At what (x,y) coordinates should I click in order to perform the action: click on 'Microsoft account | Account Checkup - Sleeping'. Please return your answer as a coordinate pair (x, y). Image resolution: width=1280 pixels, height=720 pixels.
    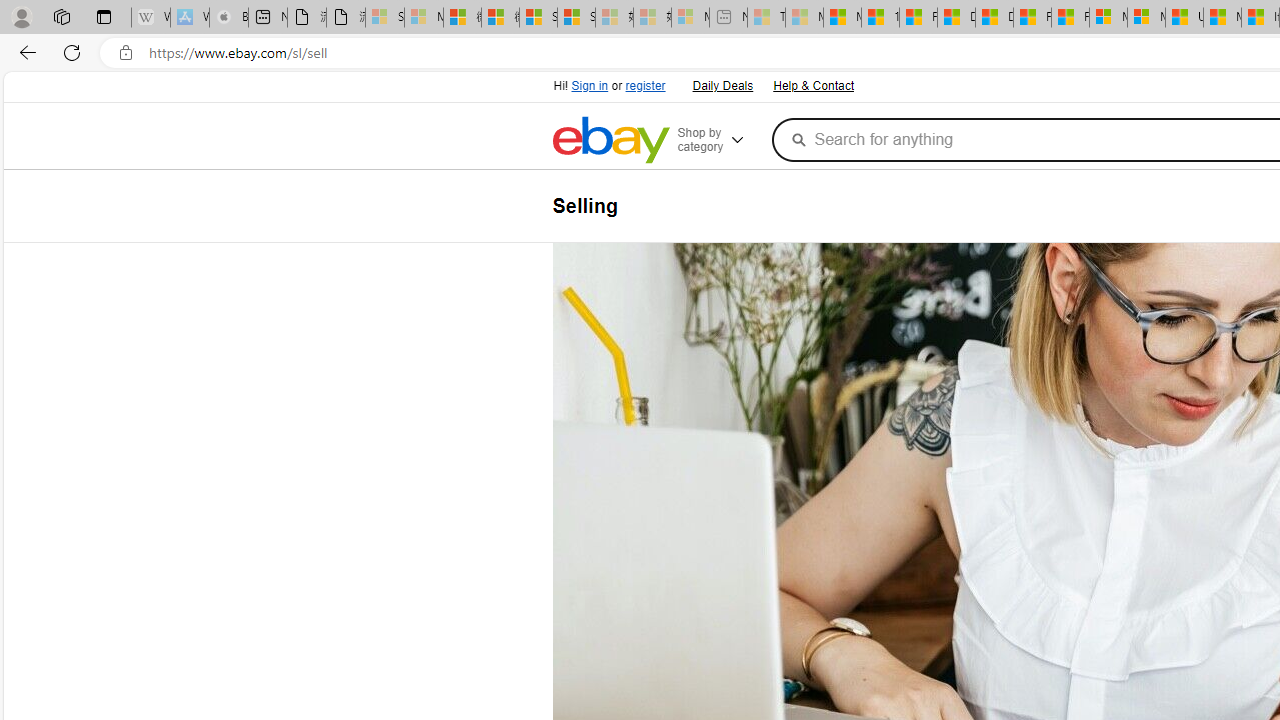
    Looking at the image, I should click on (690, 17).